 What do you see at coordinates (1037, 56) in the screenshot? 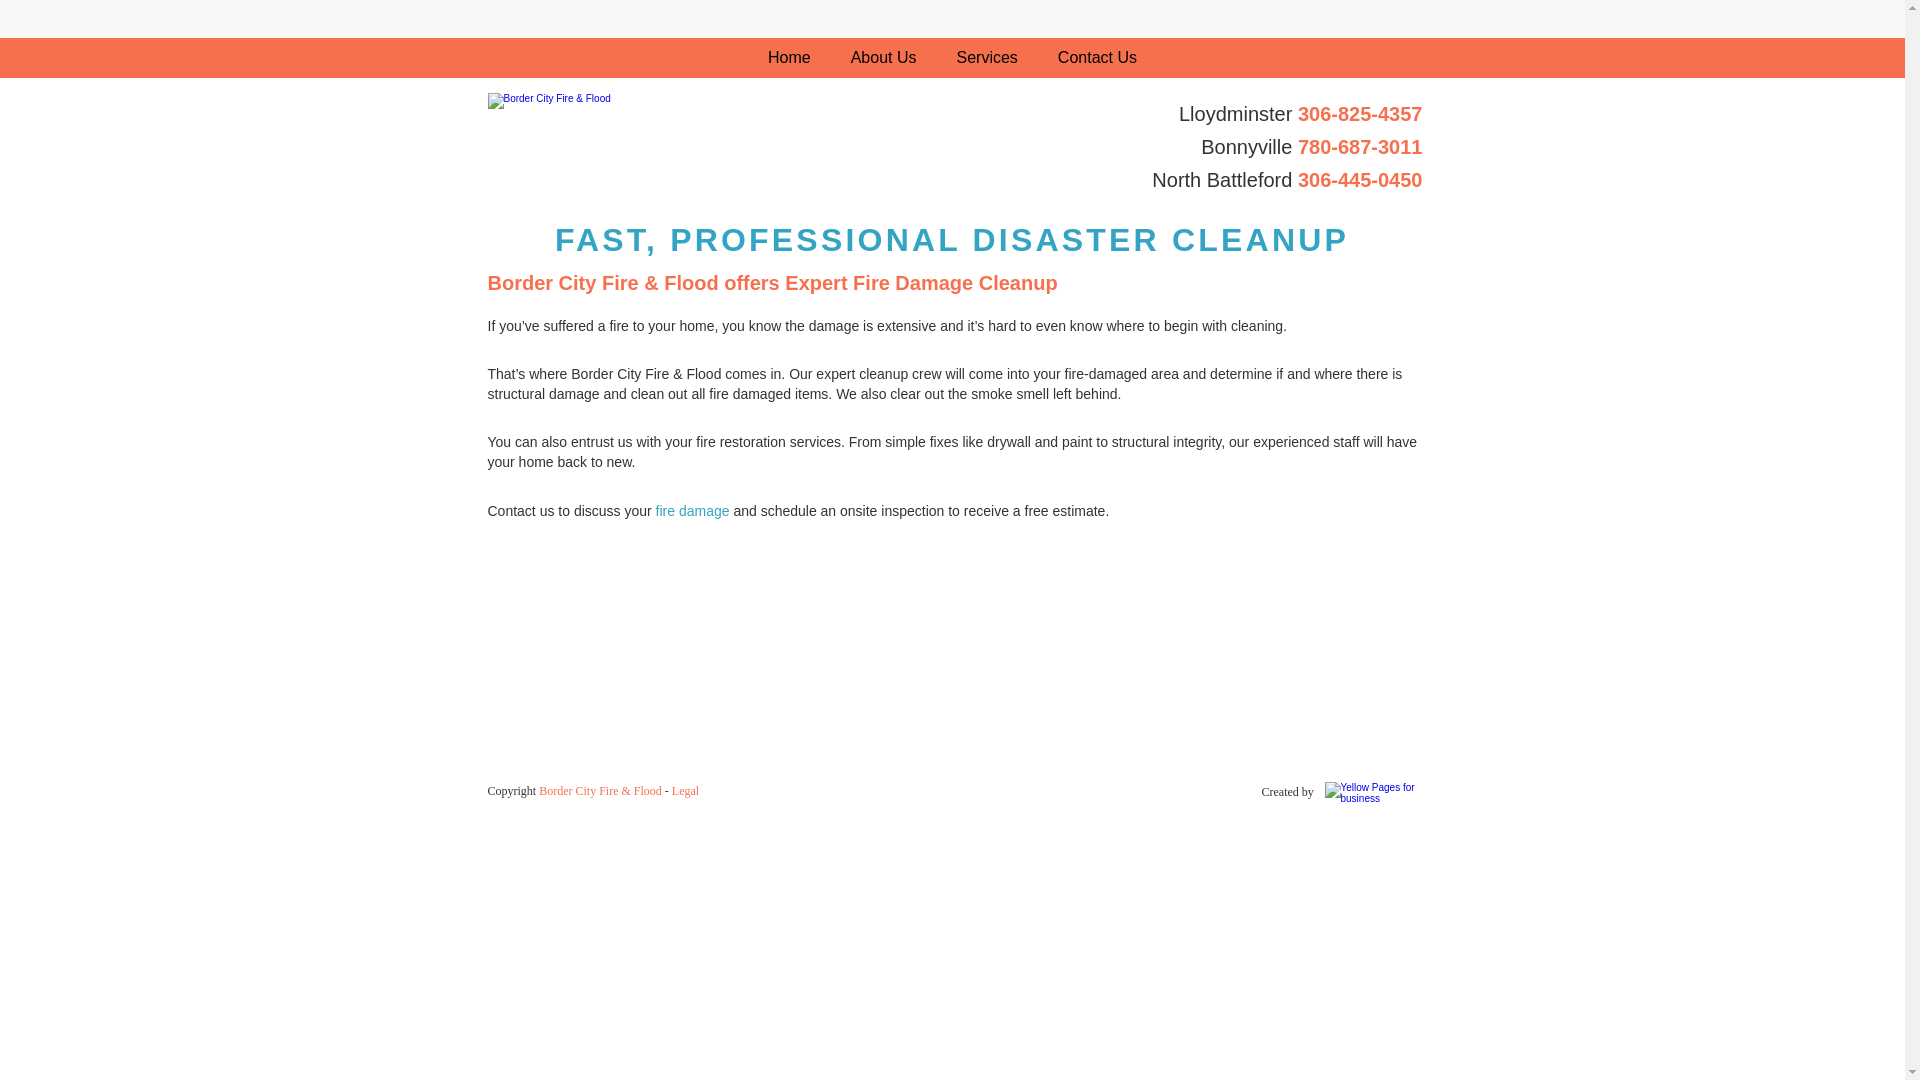
I see `'Contact Us'` at bounding box center [1037, 56].